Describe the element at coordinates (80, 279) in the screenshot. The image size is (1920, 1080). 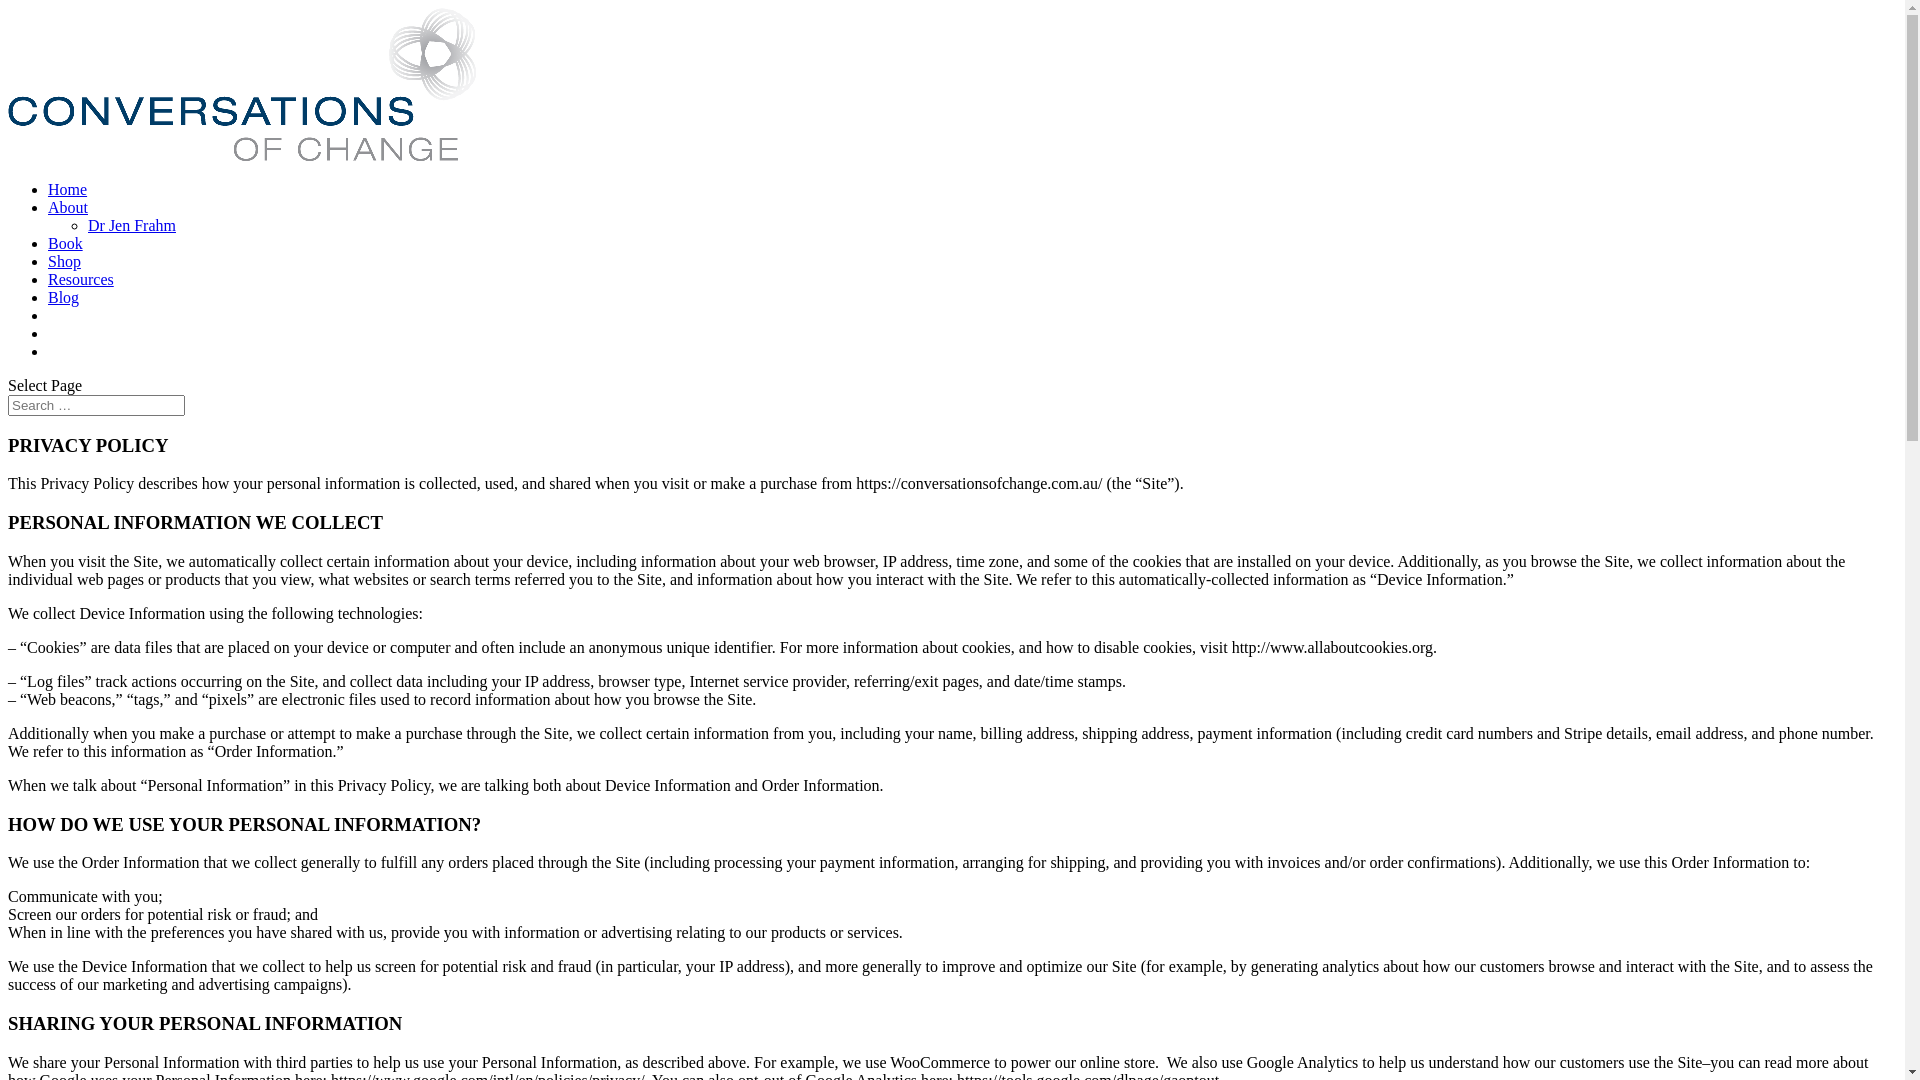
I see `'Resources'` at that location.